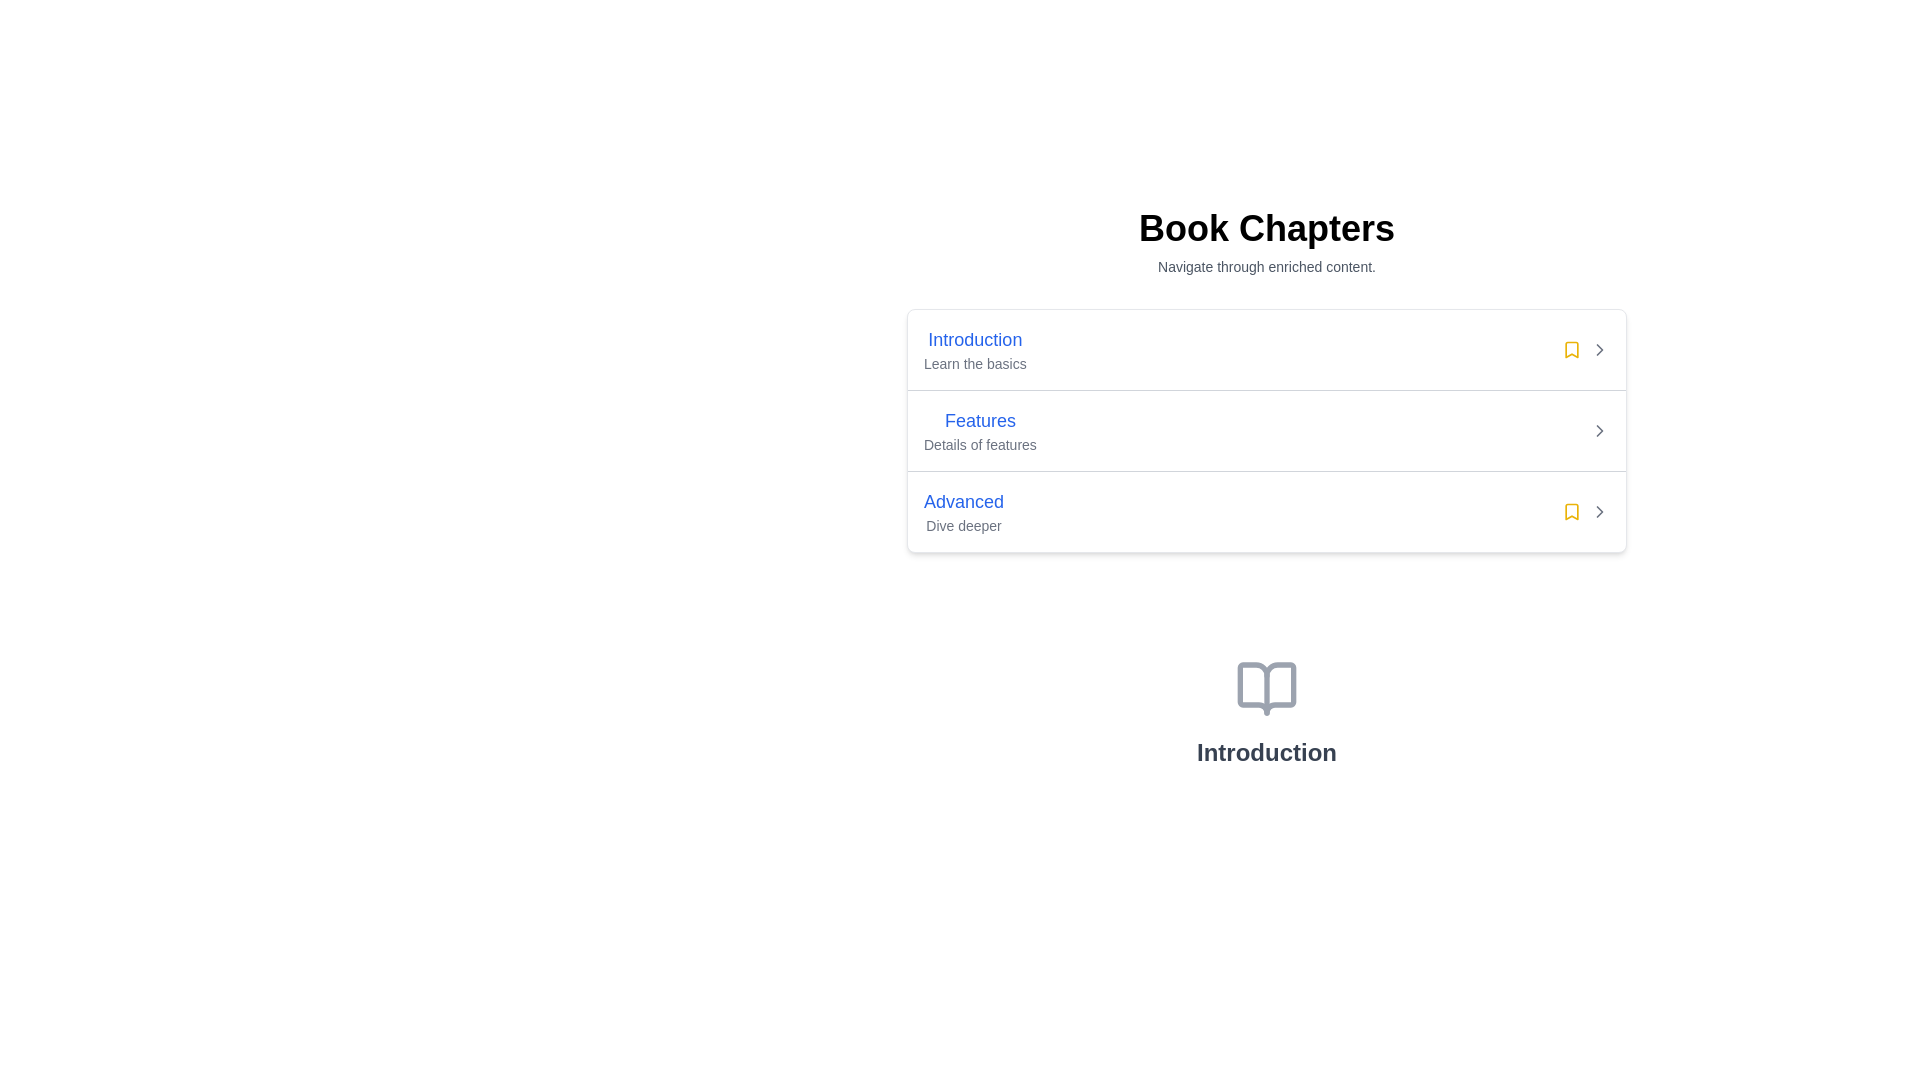  I want to click on the link titled 'Advanced', which is the third item in the chapter navigation list under 'Book Chapters', so click(964, 511).